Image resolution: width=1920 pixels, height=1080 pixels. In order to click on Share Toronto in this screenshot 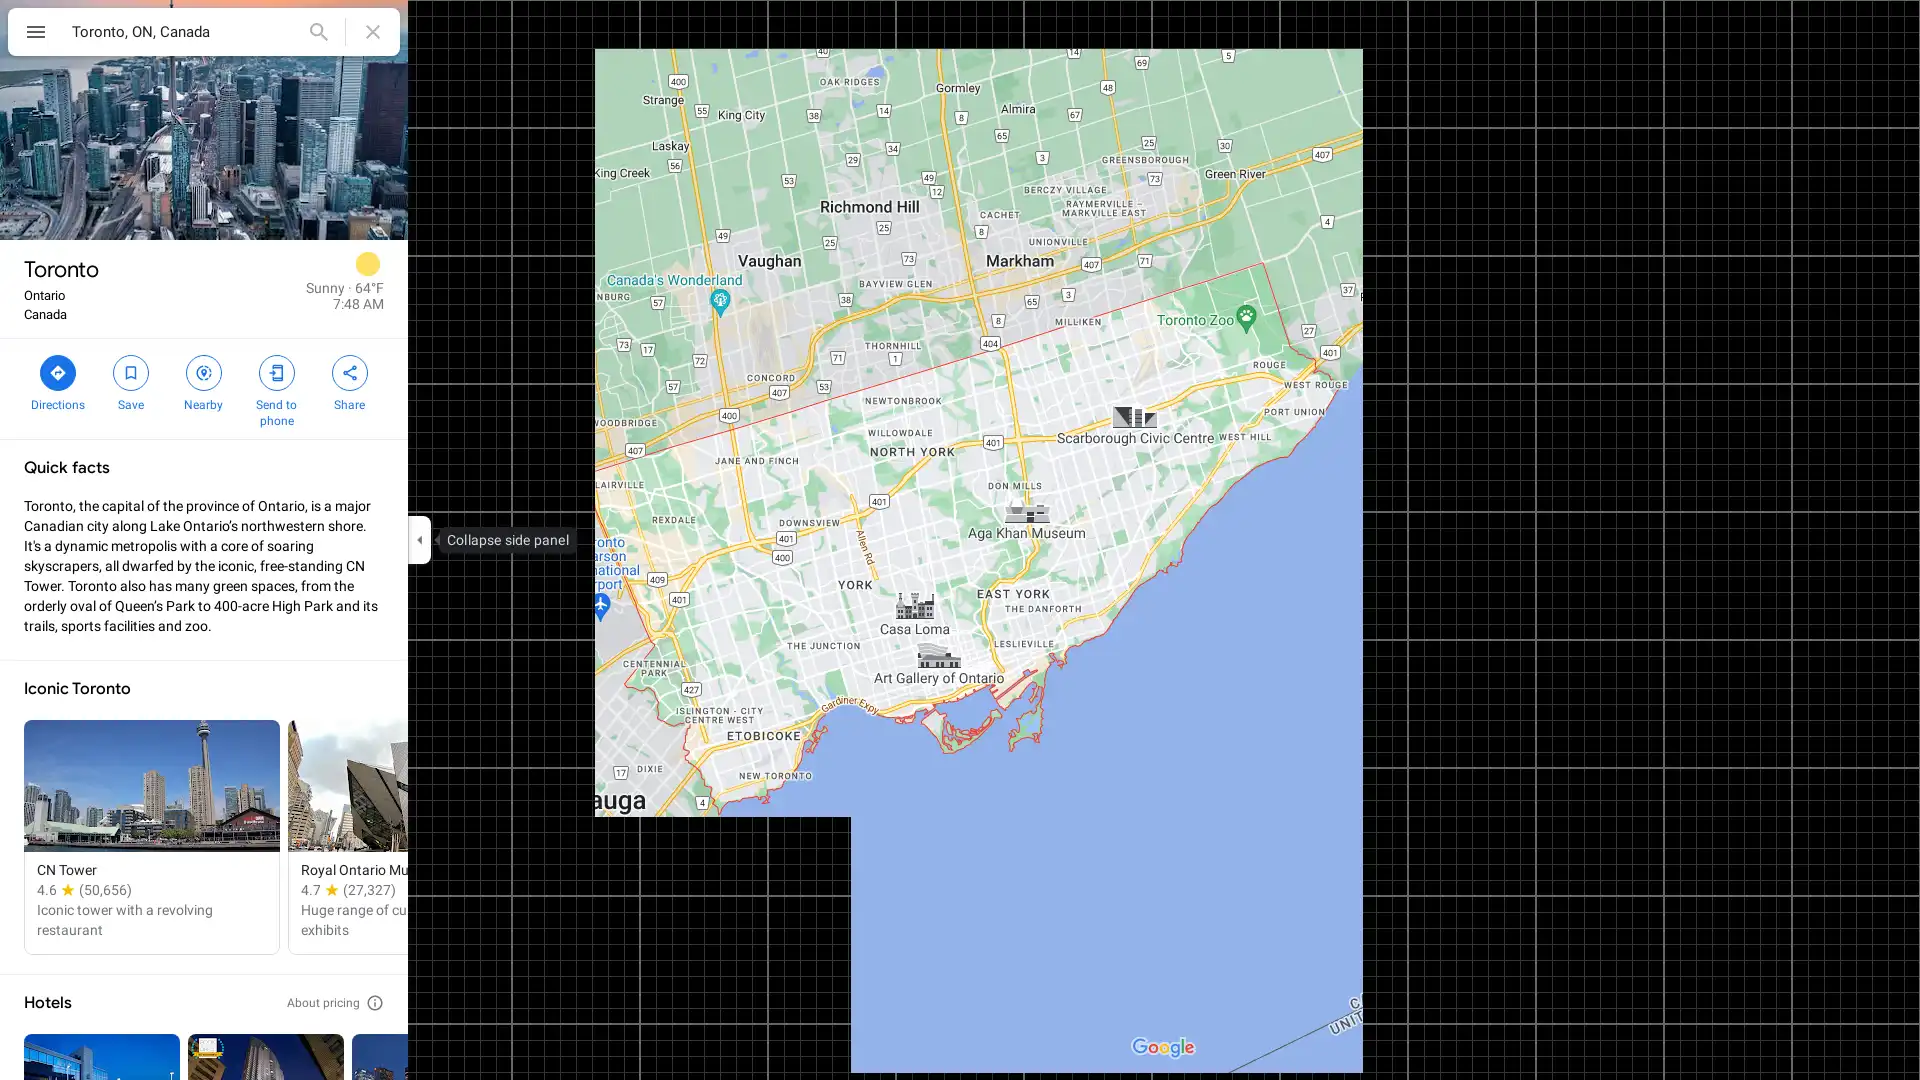, I will do `click(349, 381)`.